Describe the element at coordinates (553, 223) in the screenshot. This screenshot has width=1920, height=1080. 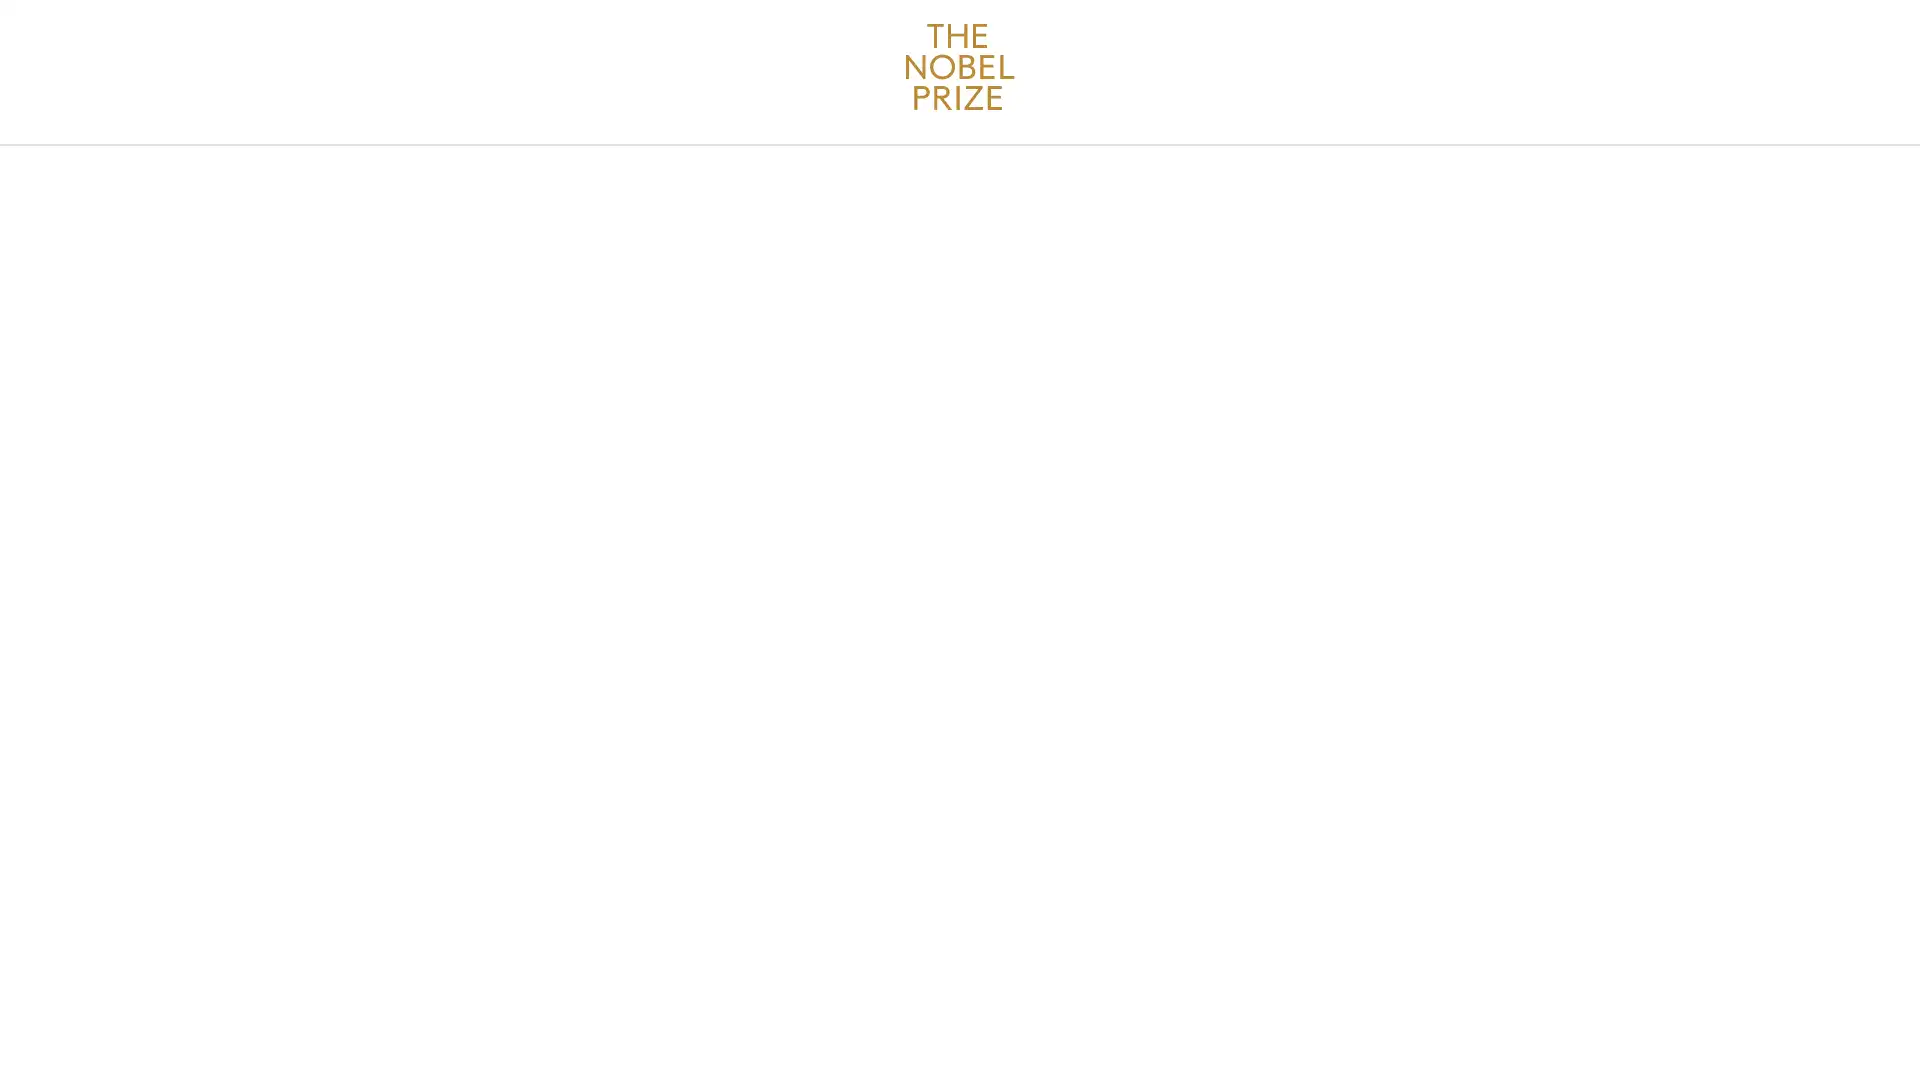
I see `Economic Sciences` at that location.